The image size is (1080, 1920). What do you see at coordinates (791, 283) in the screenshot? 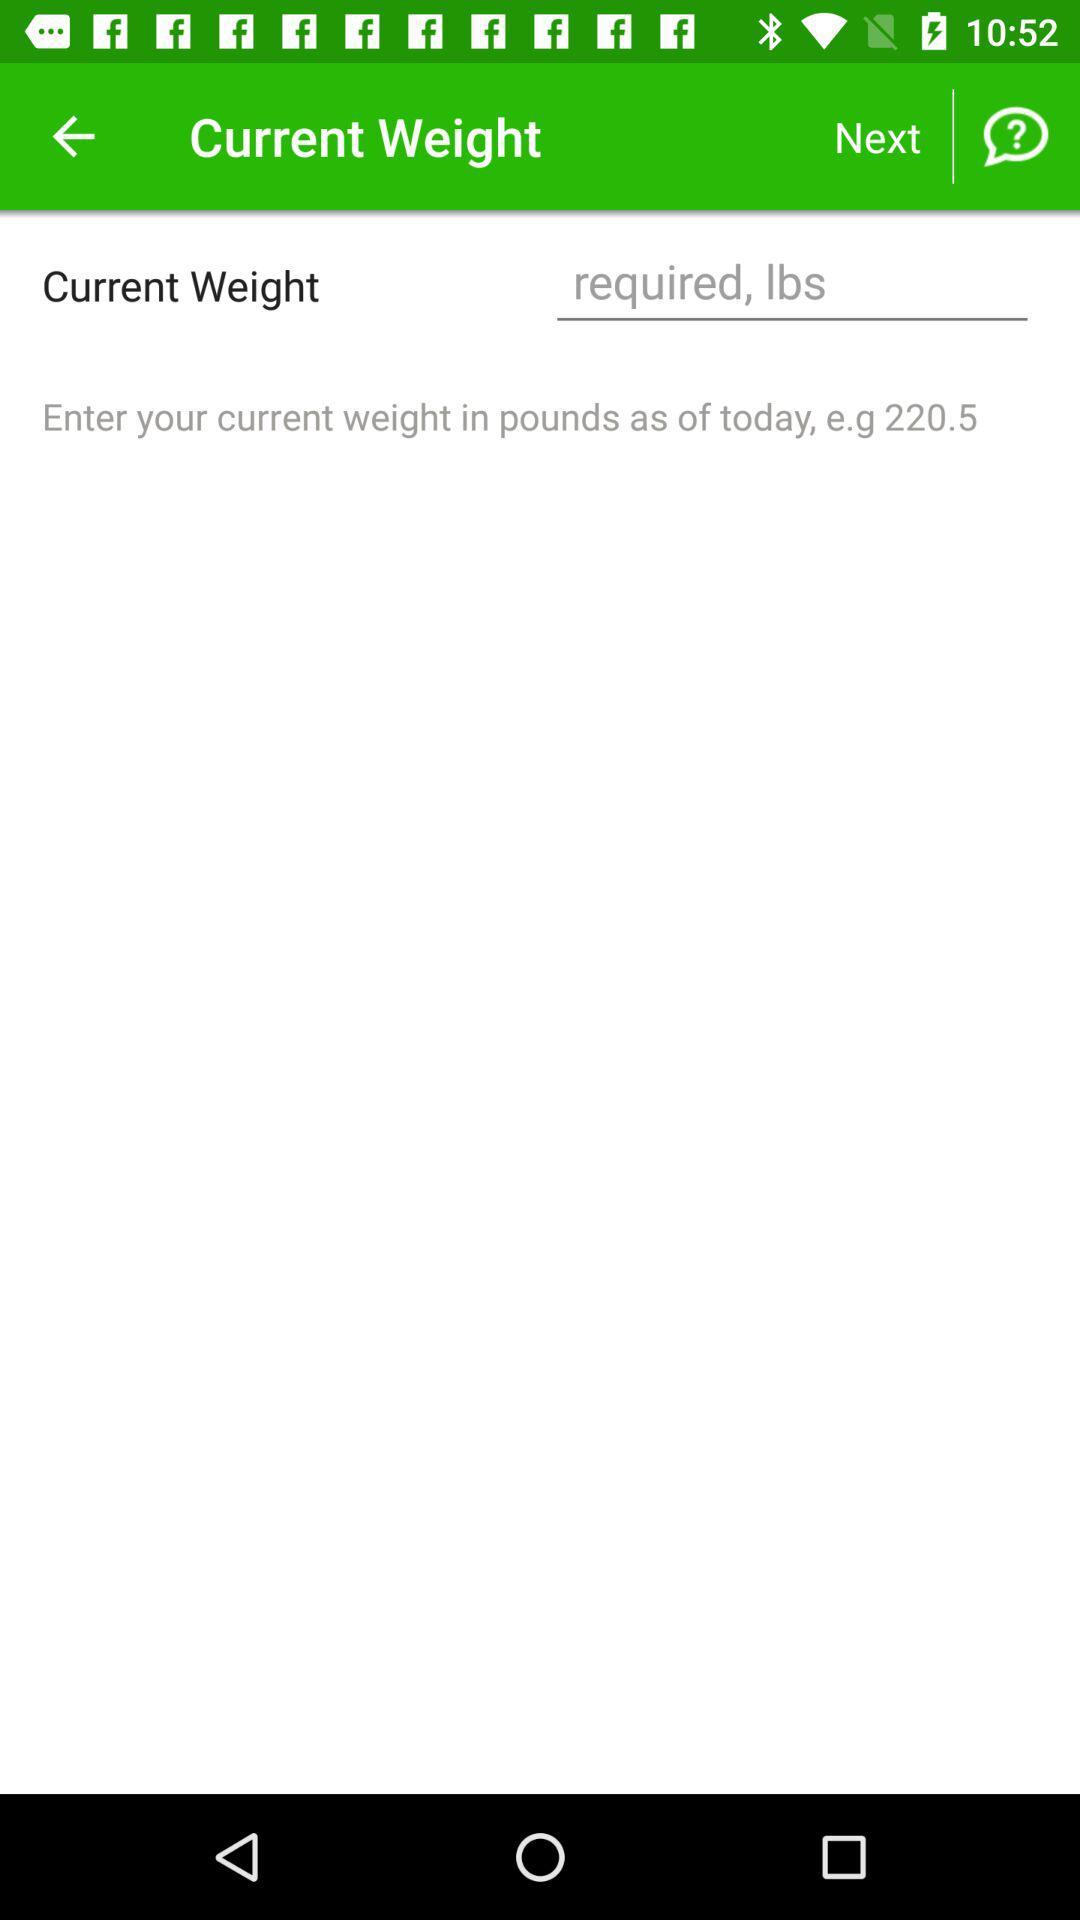
I see `text` at bounding box center [791, 283].